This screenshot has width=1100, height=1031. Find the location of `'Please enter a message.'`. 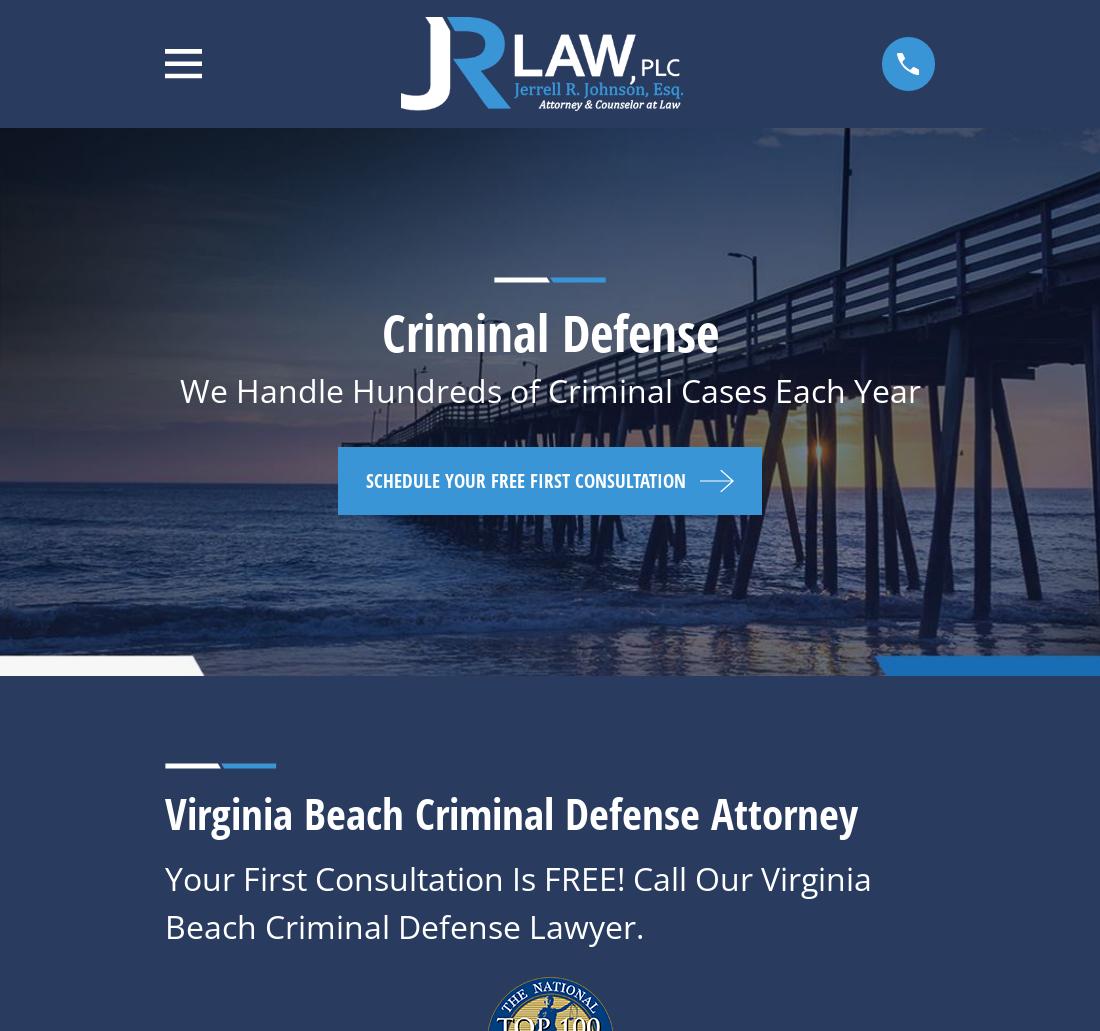

'Please enter a message.' is located at coordinates (838, 1004).